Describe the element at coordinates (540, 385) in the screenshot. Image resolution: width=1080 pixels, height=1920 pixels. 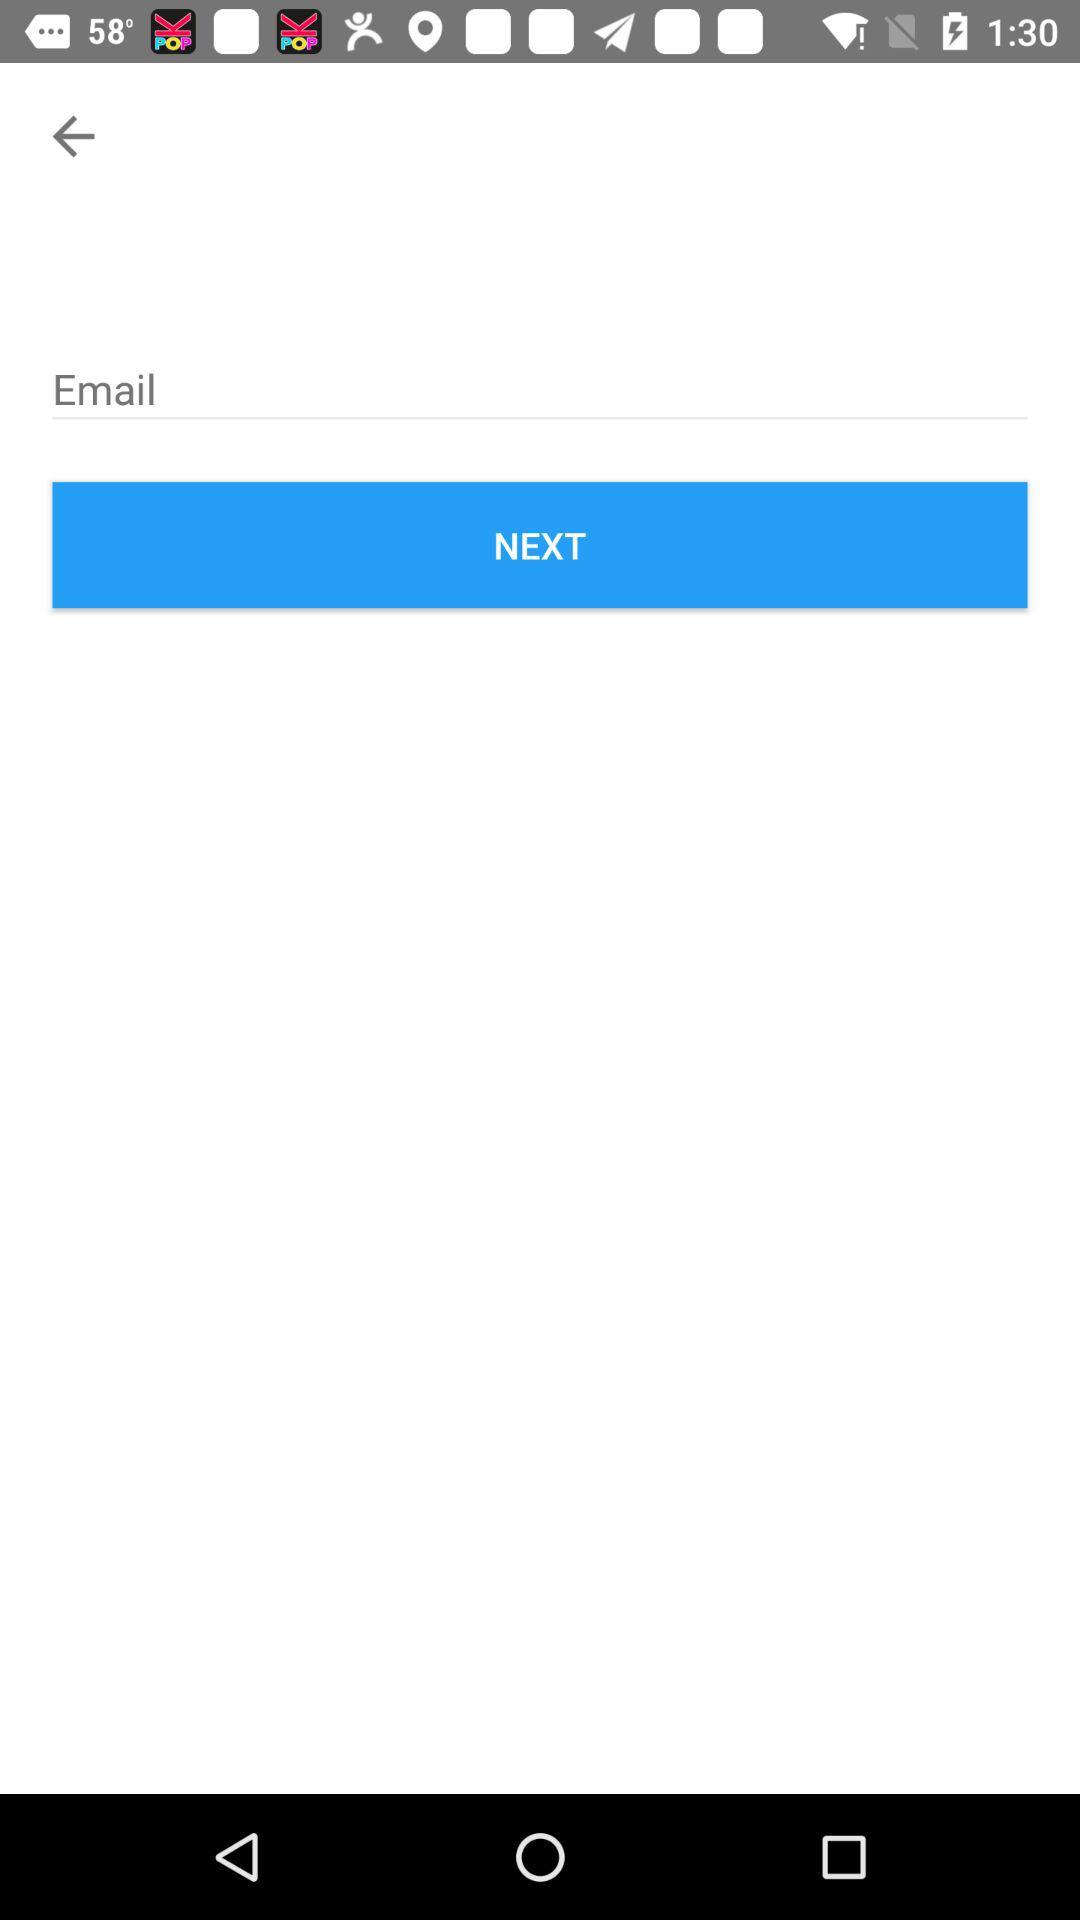
I see `item above next item` at that location.